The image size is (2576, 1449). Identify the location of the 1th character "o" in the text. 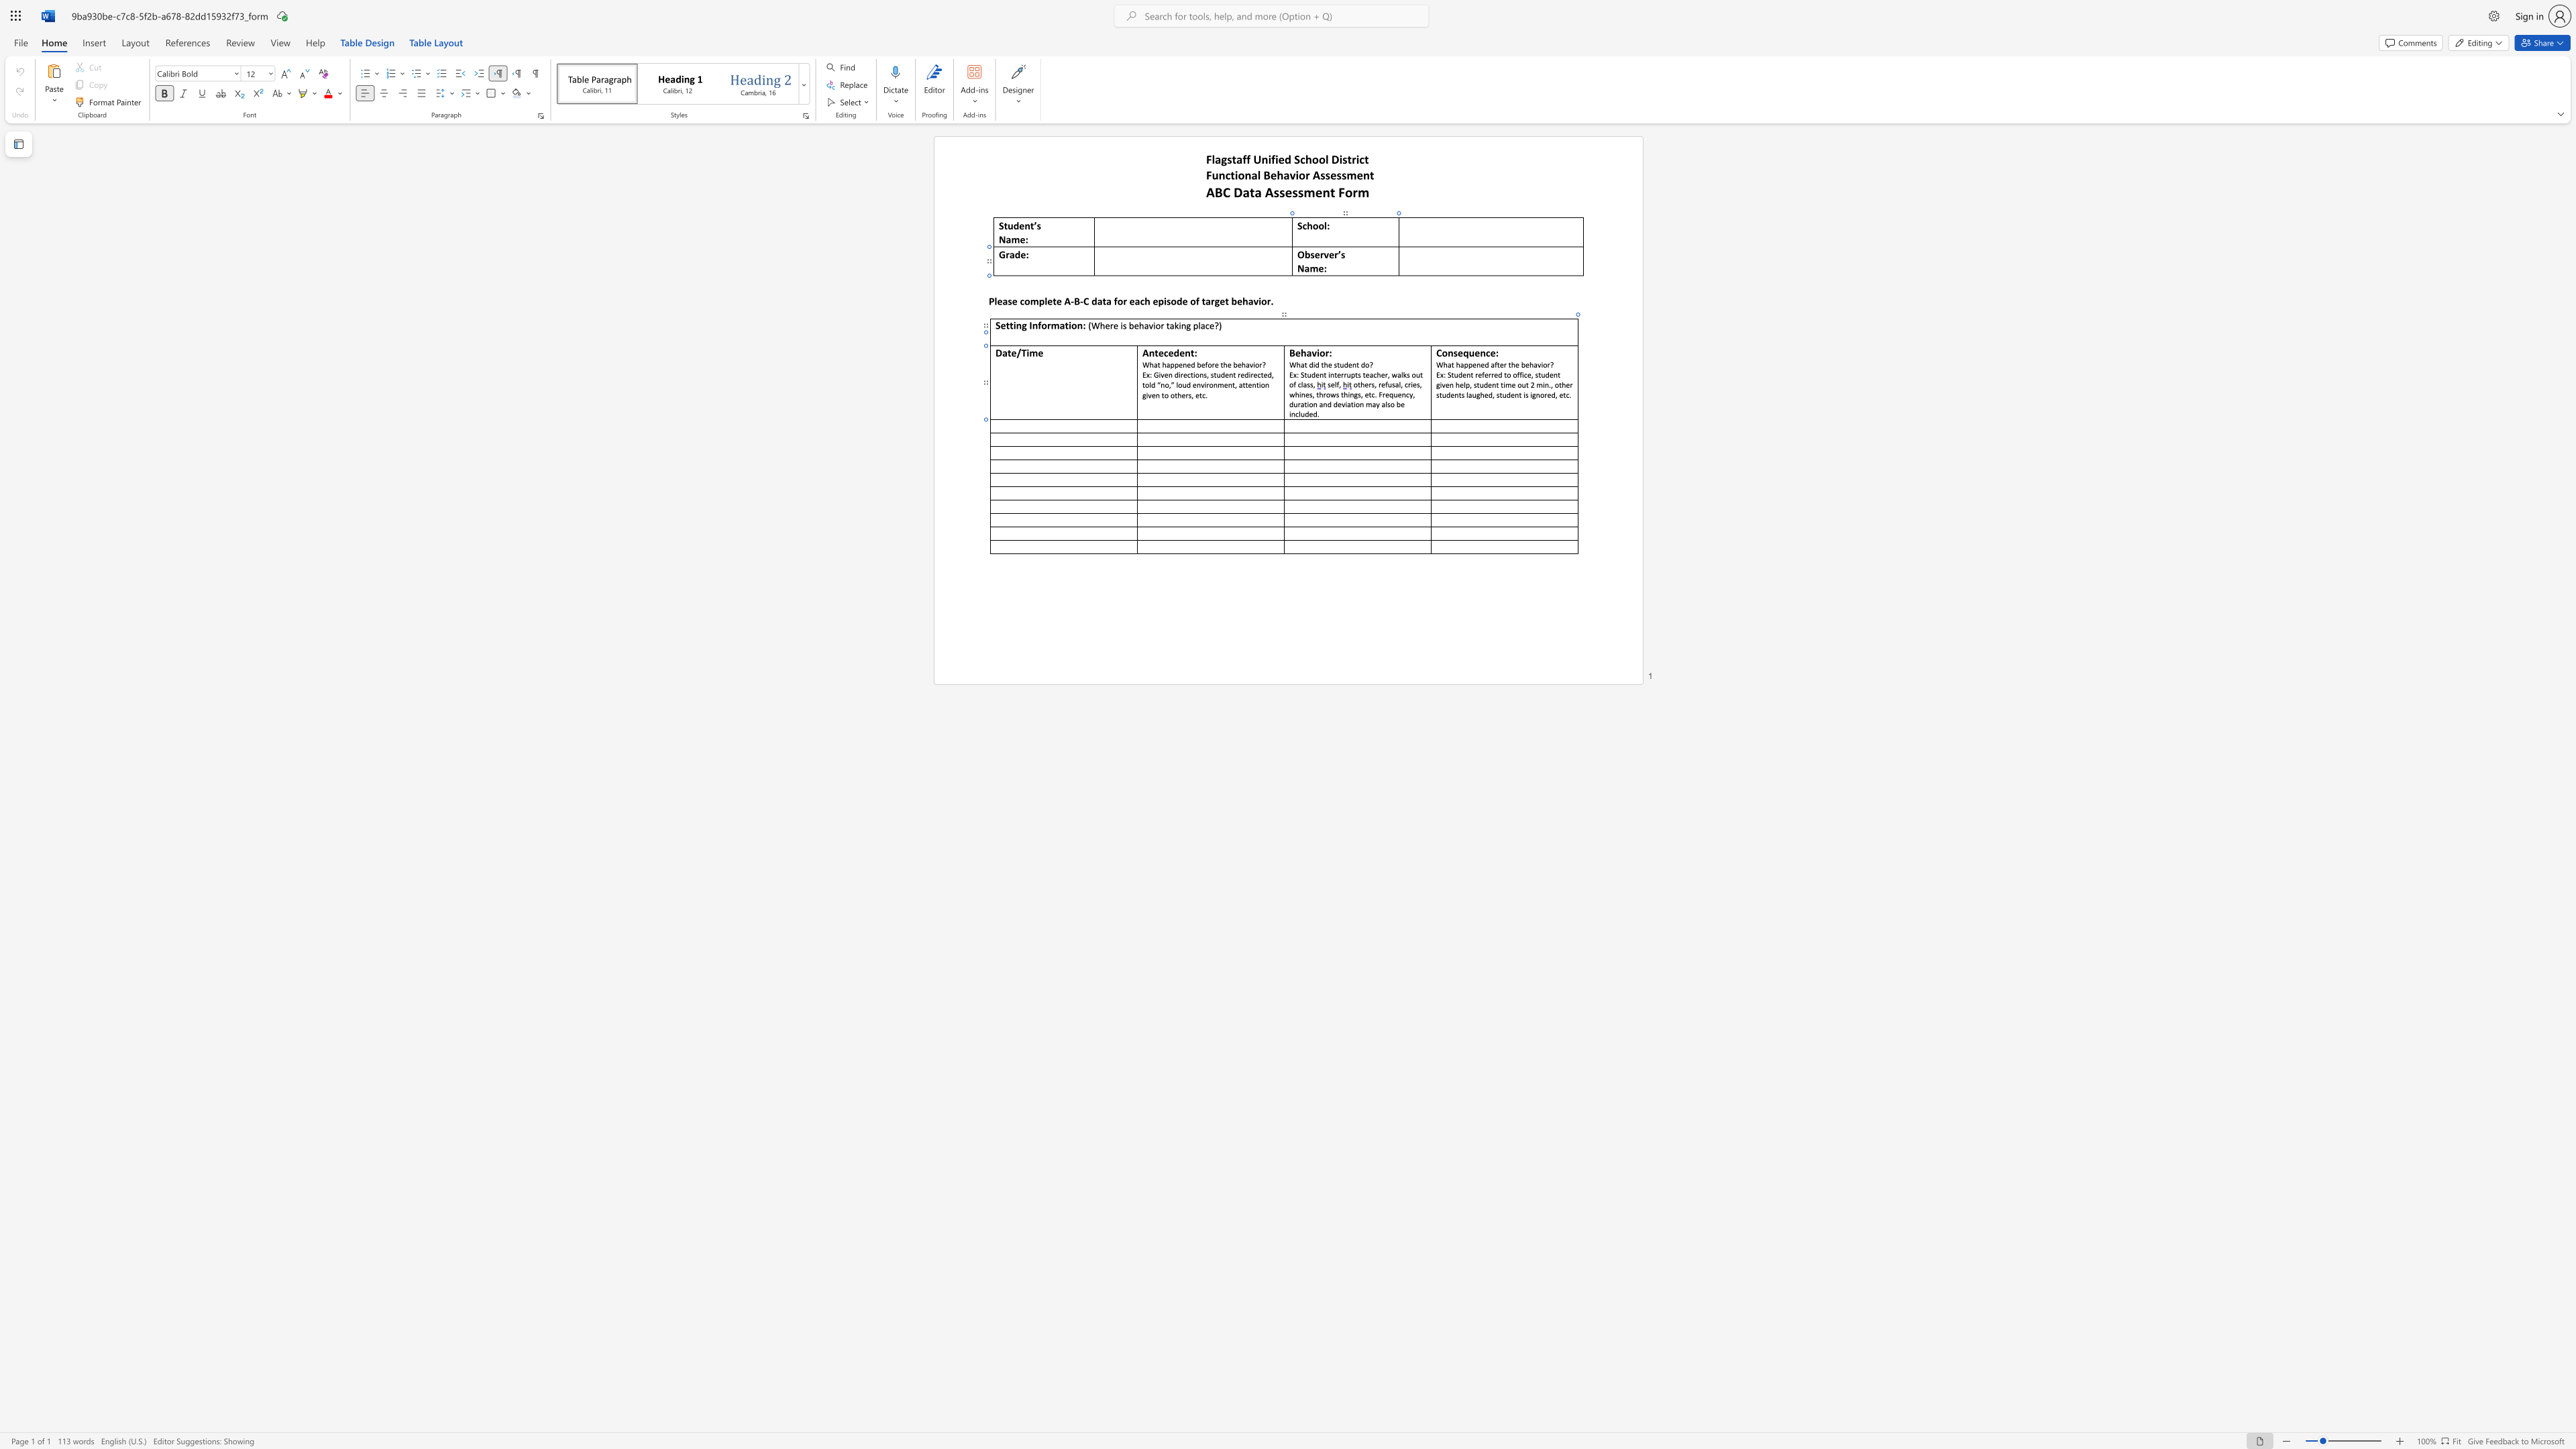
(1196, 373).